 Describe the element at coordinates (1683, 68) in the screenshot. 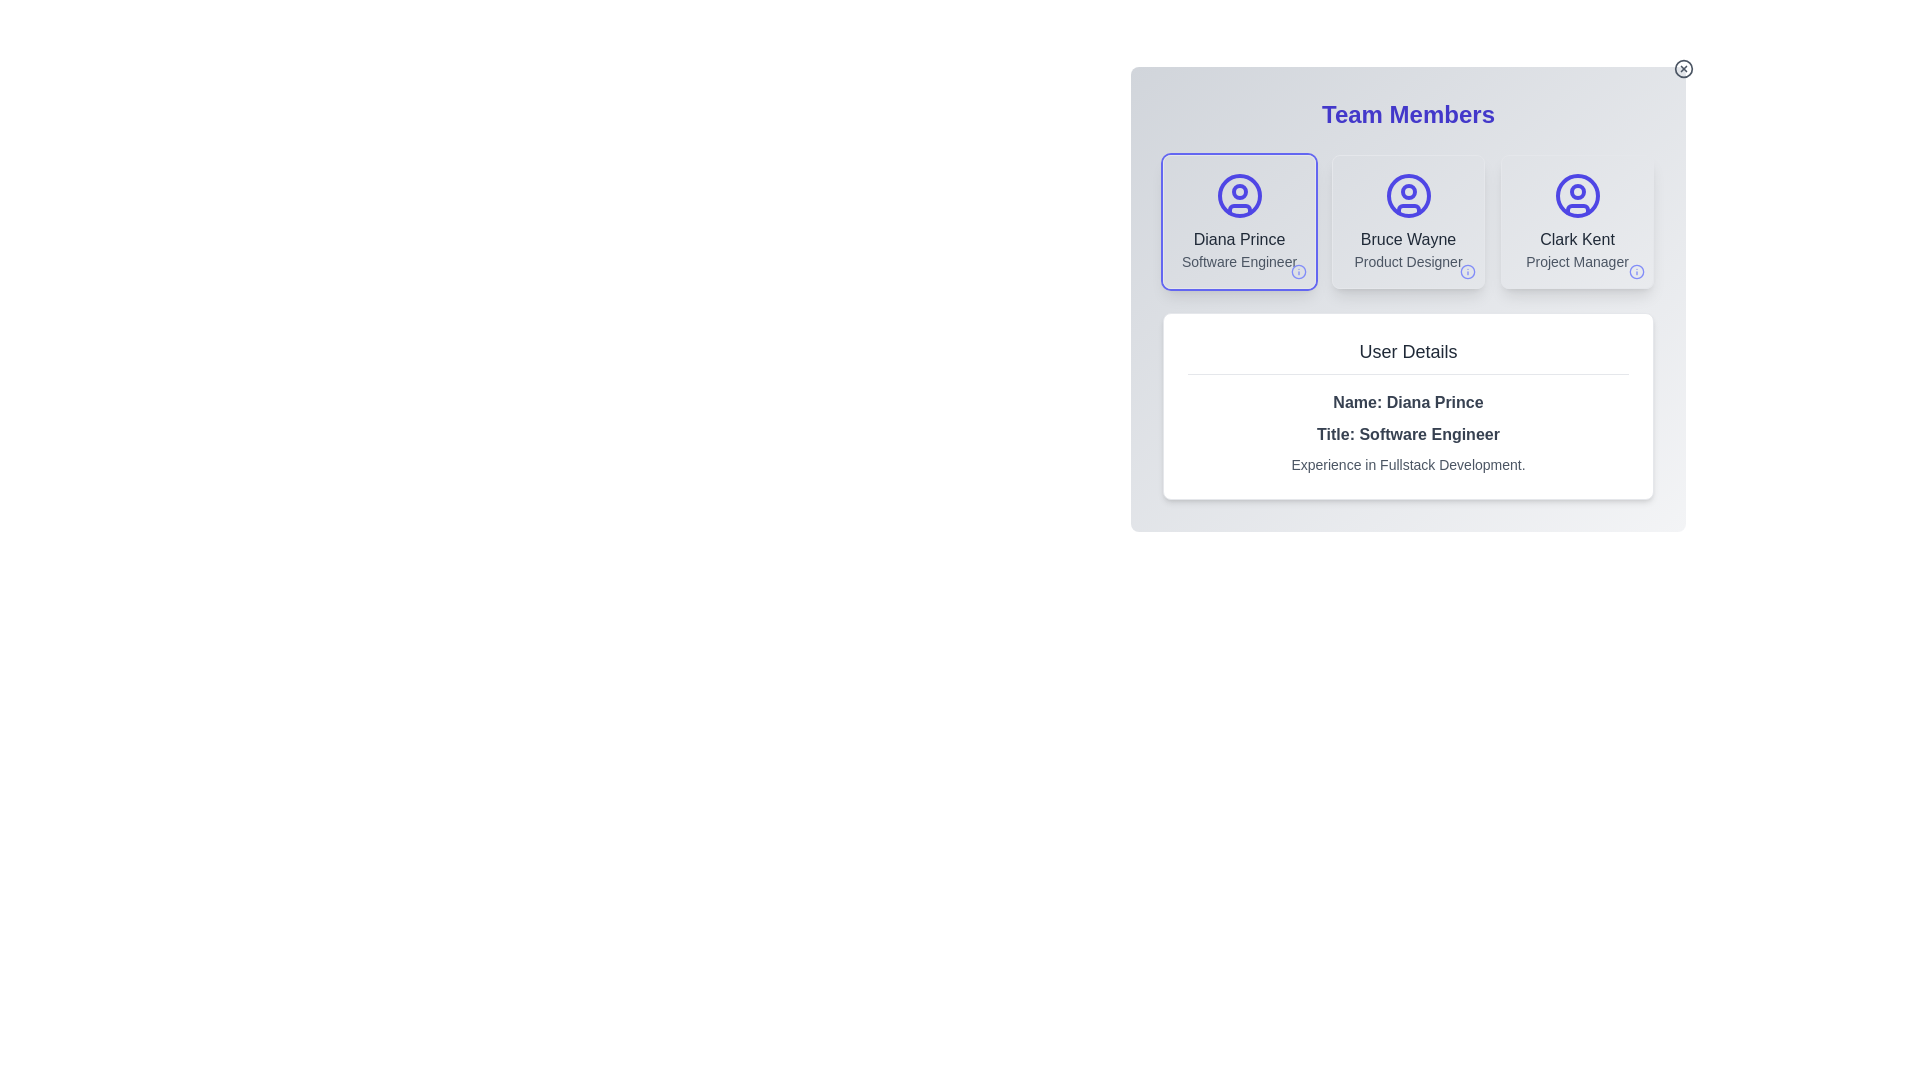

I see `the Circle graphic at the top-right corner of the main content box, which is part of a circle-X graphic for closing or canceling actions` at that location.